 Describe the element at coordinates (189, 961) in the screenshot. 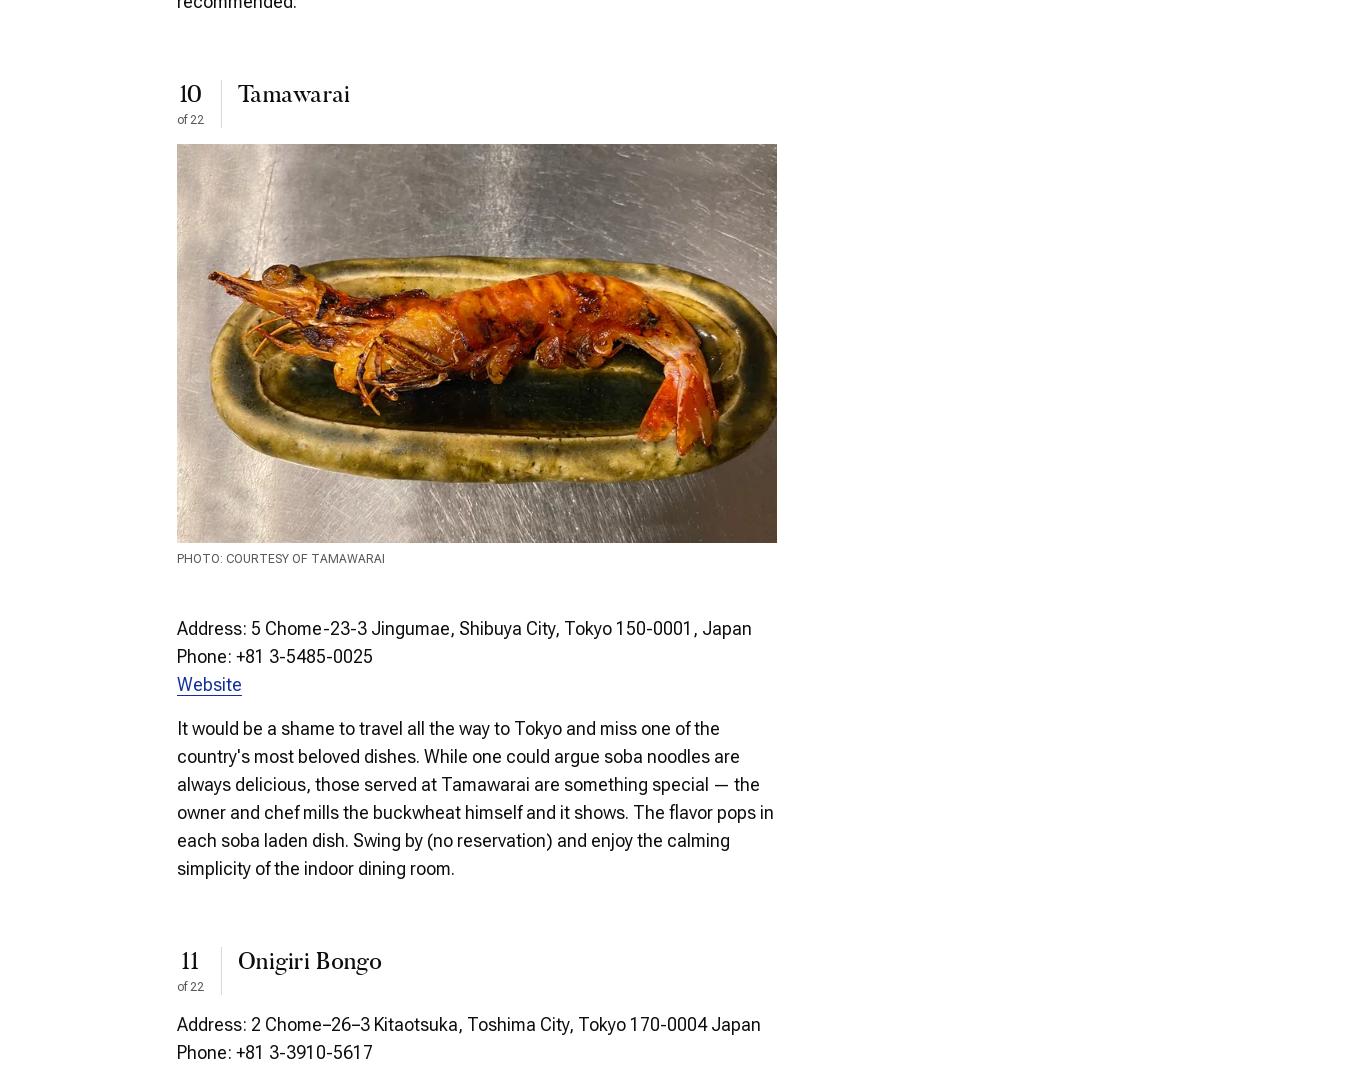

I see `'11'` at that location.